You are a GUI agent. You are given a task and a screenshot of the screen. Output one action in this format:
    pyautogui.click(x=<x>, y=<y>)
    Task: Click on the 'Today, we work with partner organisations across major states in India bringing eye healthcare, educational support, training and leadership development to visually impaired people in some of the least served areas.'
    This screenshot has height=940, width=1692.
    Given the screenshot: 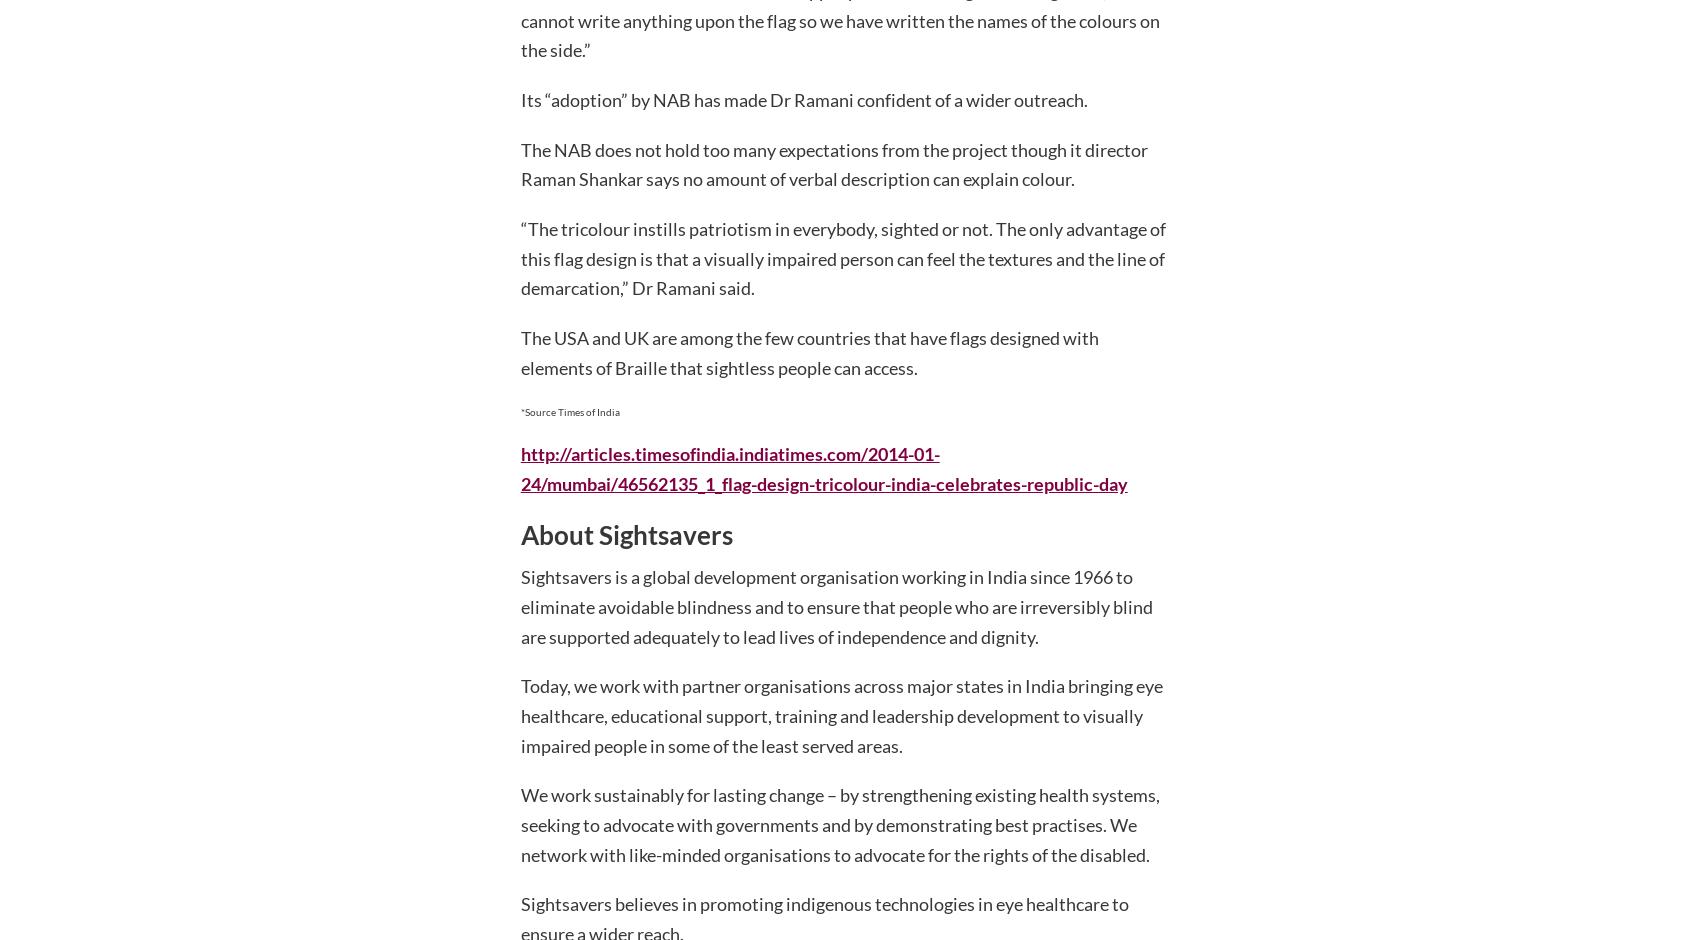 What is the action you would take?
    pyautogui.click(x=840, y=715)
    